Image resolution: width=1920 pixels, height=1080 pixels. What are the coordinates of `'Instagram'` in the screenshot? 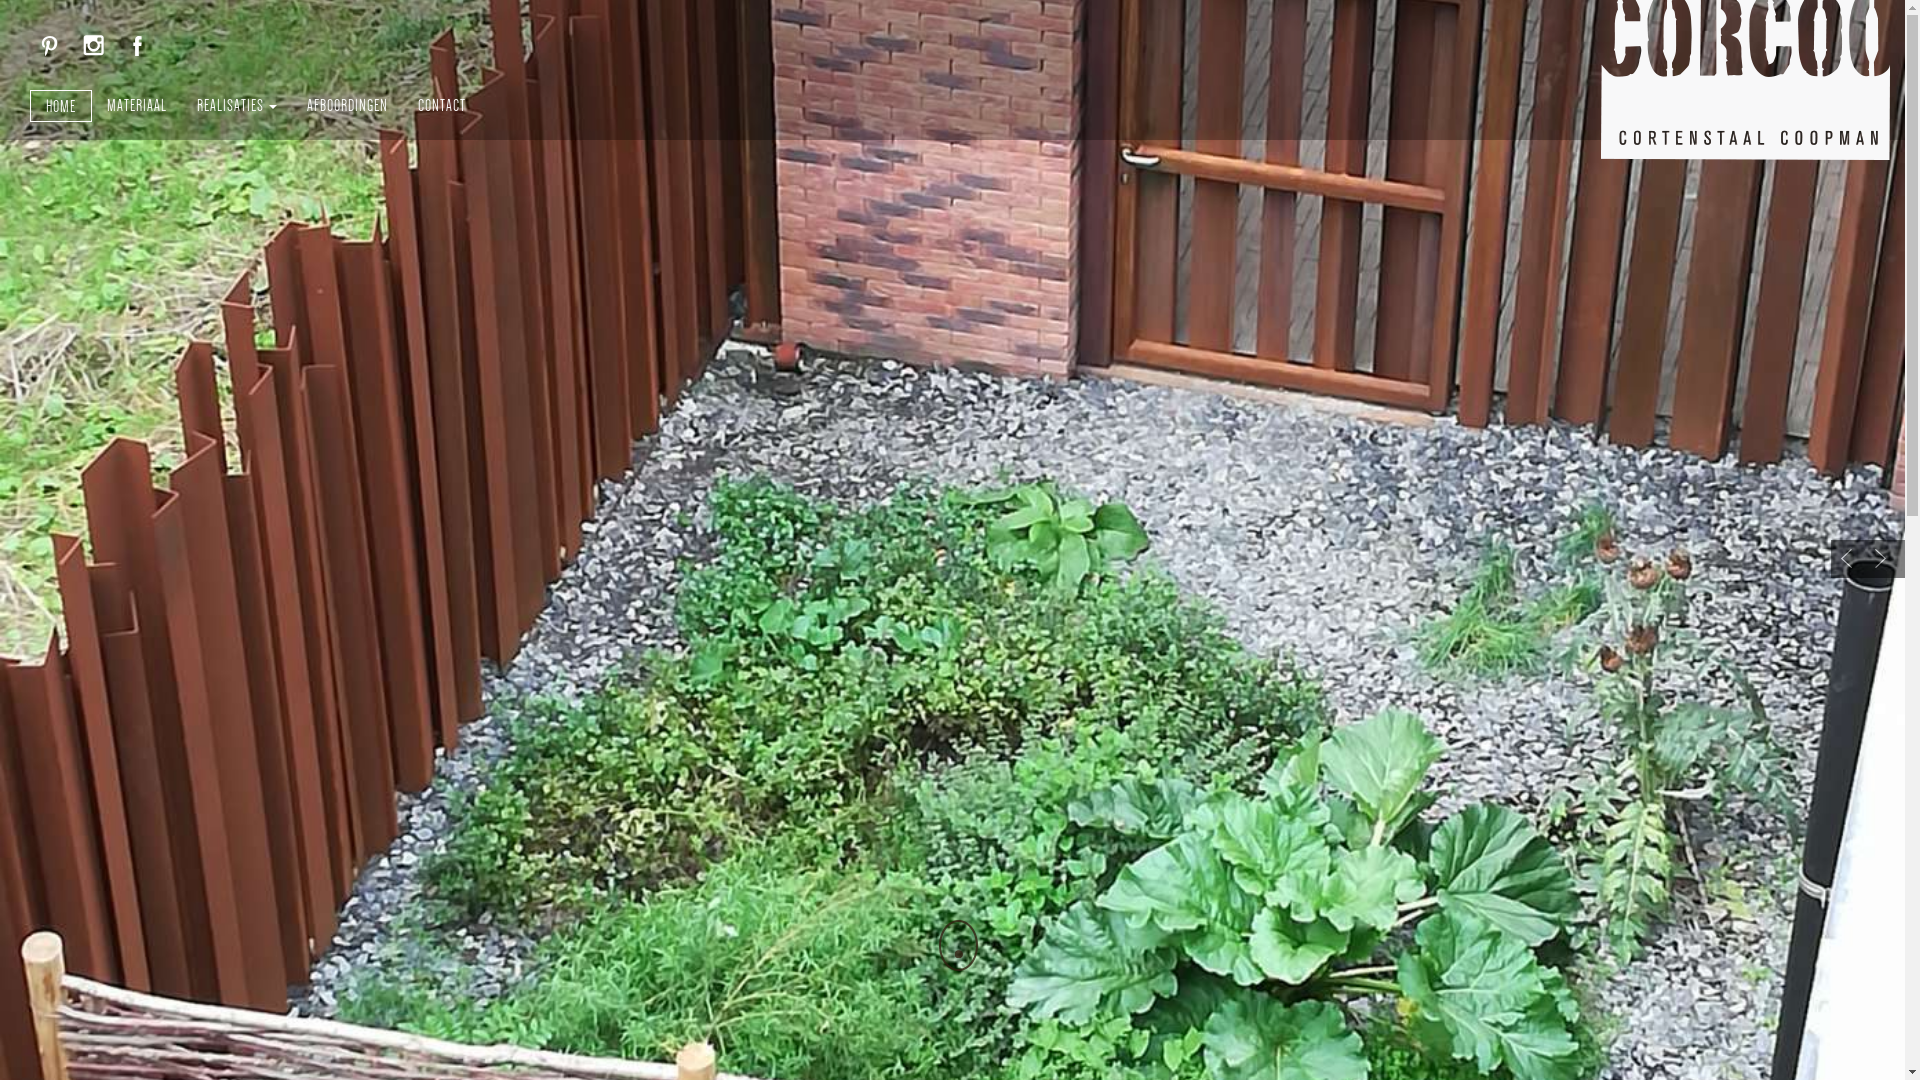 It's located at (93, 45).